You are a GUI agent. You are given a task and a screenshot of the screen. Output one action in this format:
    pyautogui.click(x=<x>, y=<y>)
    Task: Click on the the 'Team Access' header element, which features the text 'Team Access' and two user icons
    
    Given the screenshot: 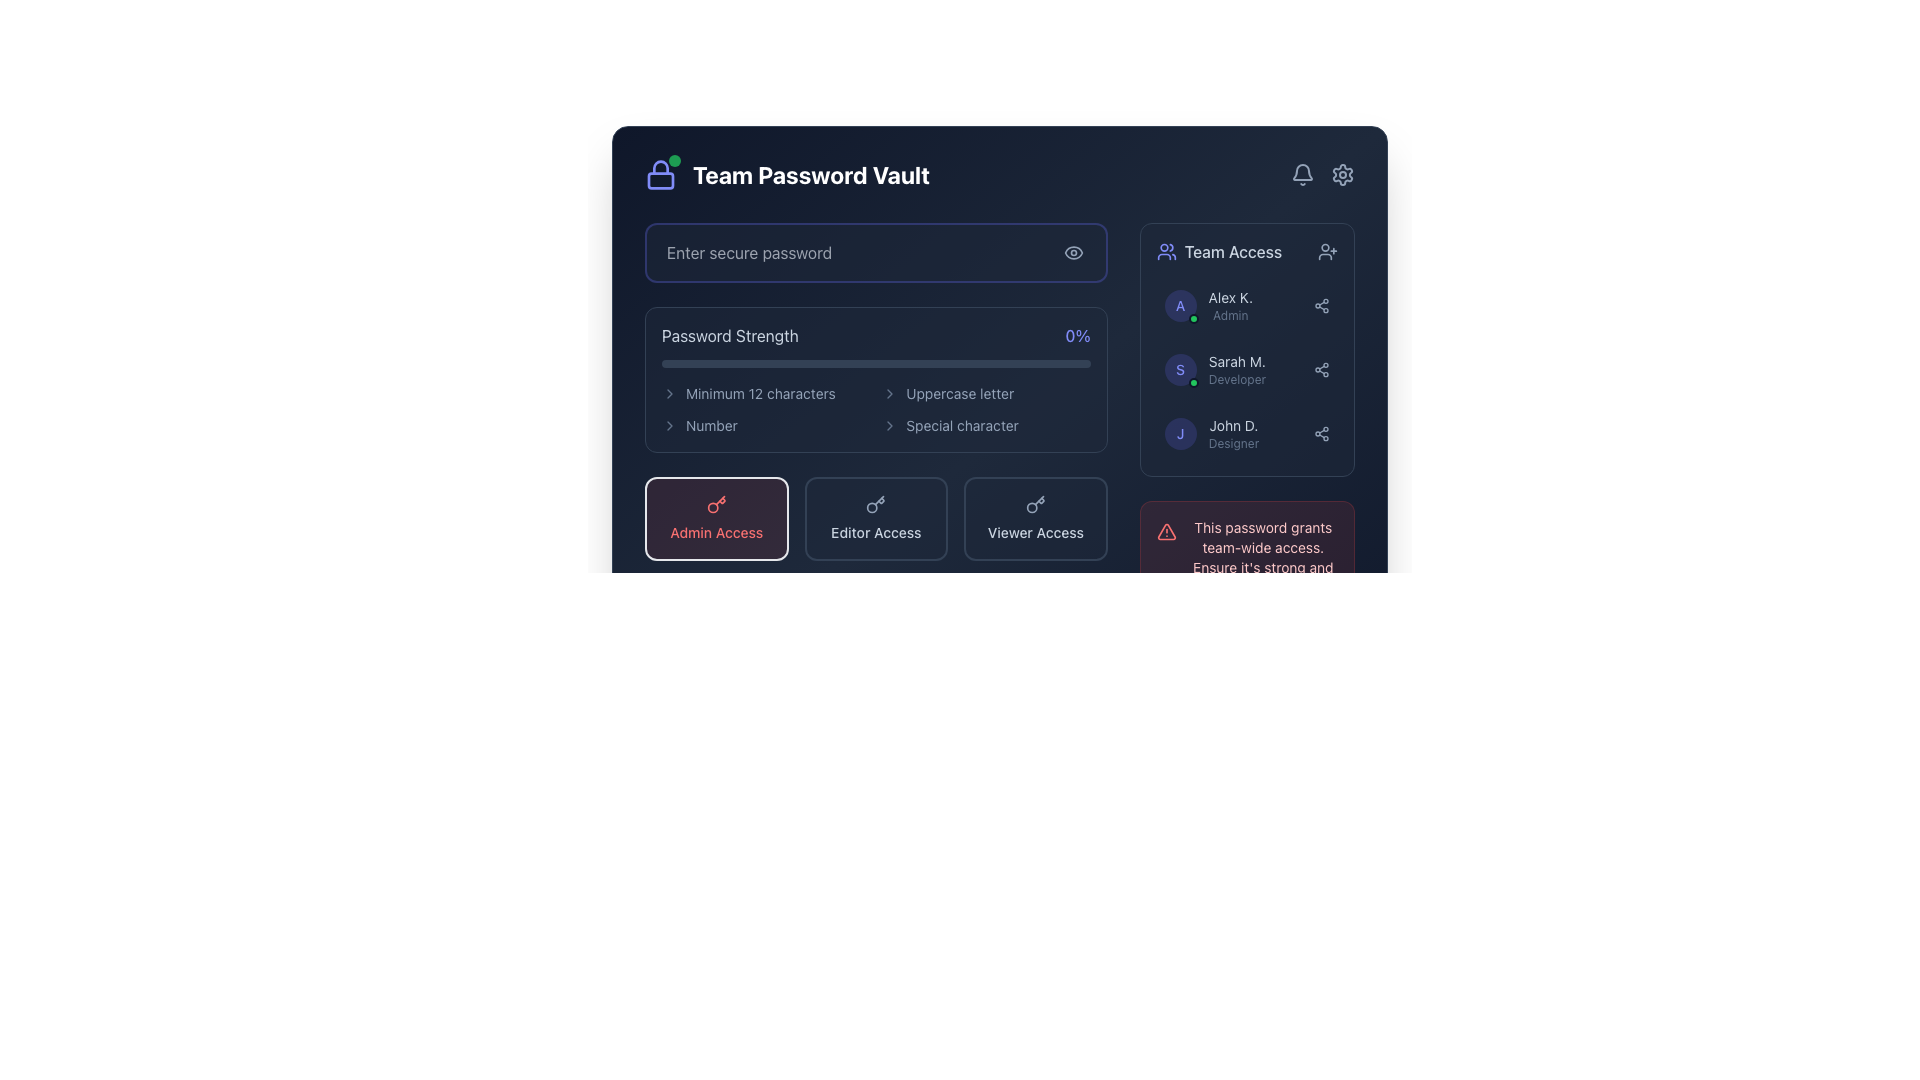 What is the action you would take?
    pyautogui.click(x=1246, y=250)
    